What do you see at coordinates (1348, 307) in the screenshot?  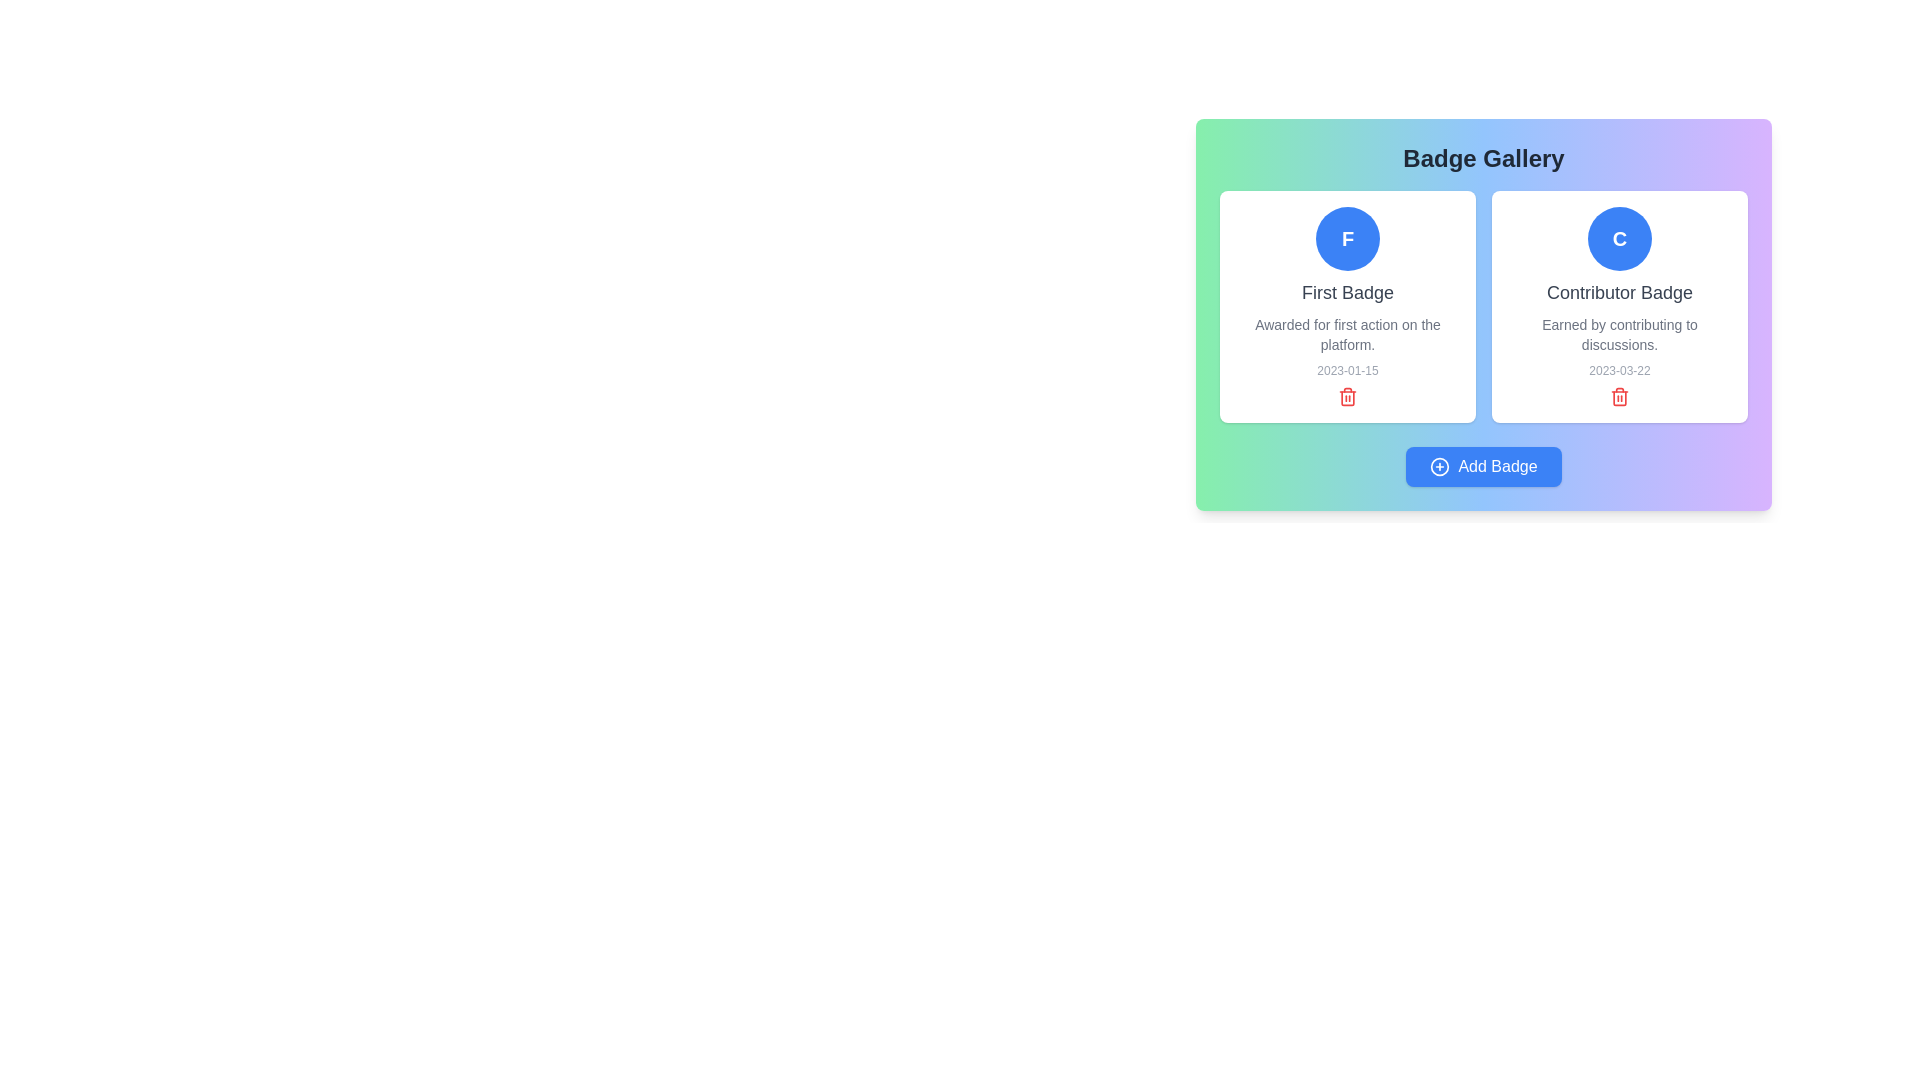 I see `the Badge Card, which is the leftmost card in a two-card row displaying badge details` at bounding box center [1348, 307].